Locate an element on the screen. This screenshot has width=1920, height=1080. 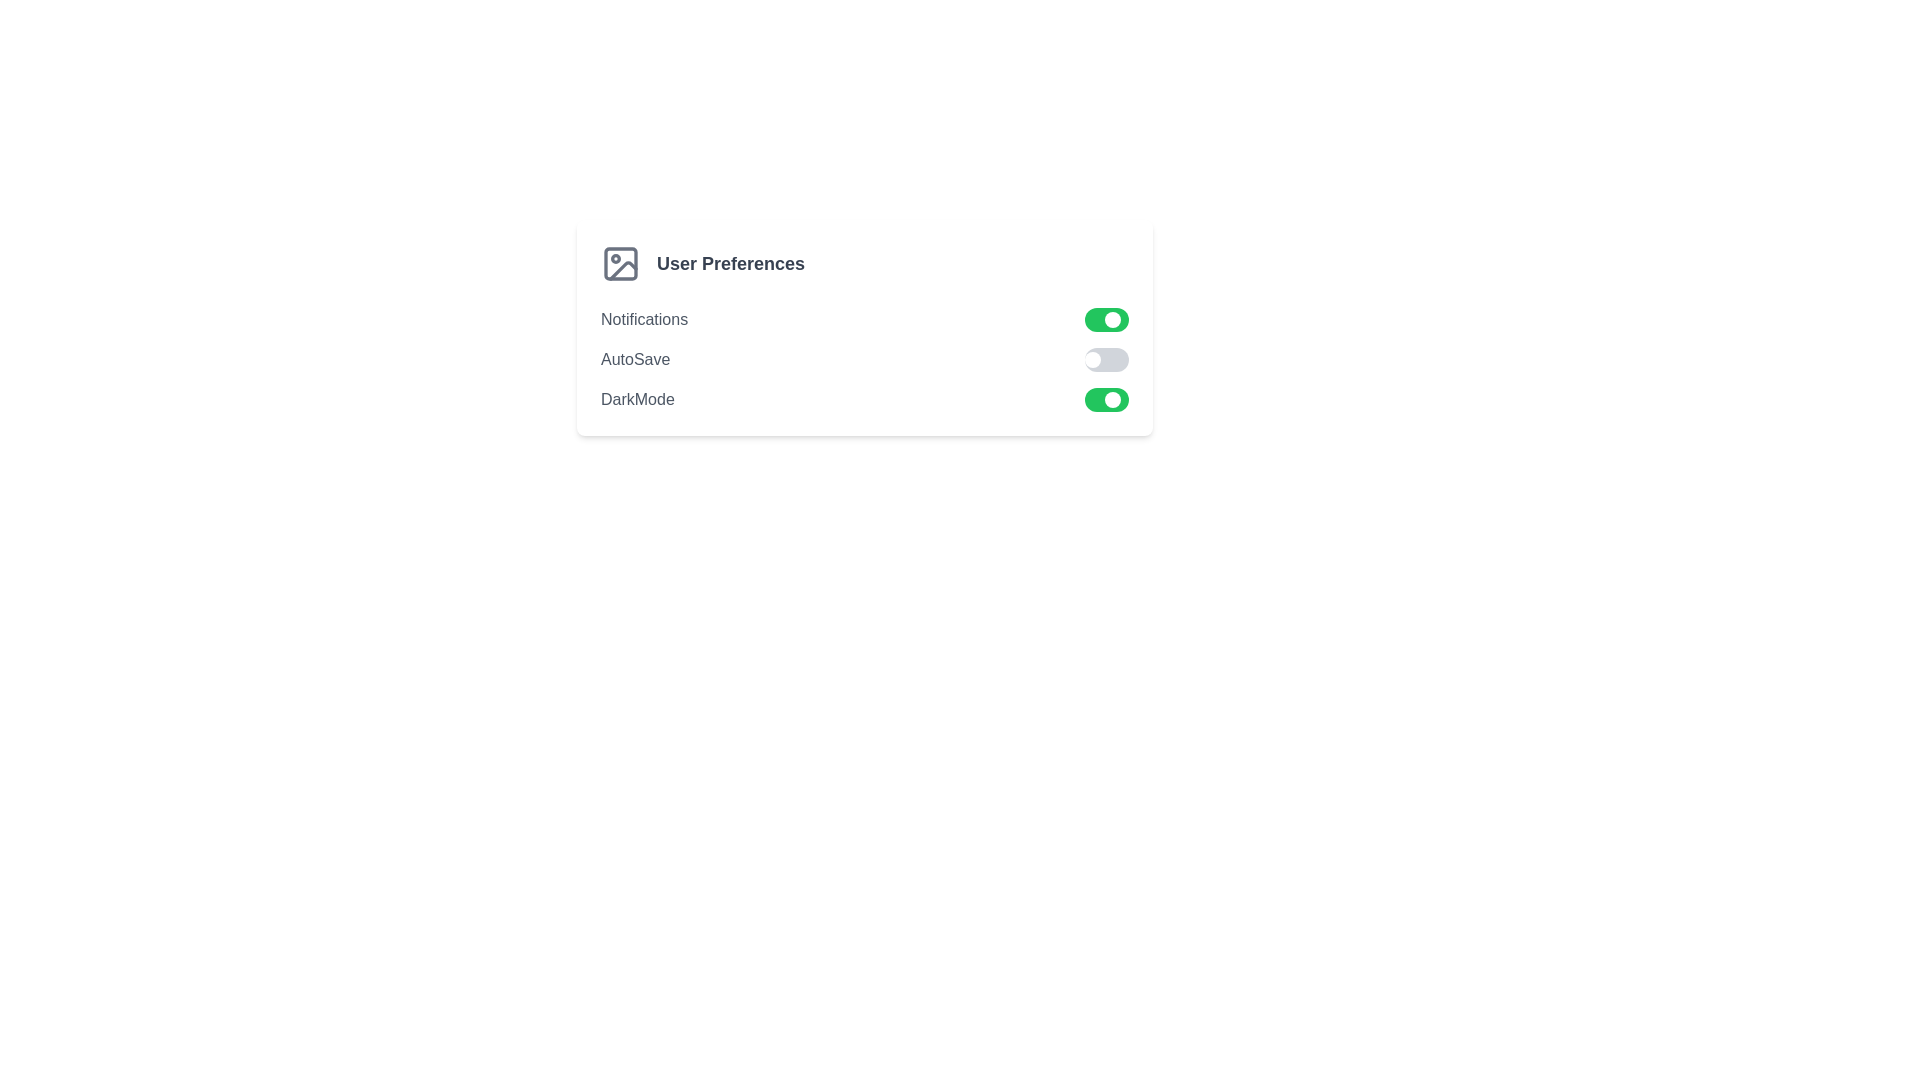
the label associated with the toggle control for dark mode located beneath the 'AutoSave' option in the 'User Preferences' settings panel is located at coordinates (636, 400).